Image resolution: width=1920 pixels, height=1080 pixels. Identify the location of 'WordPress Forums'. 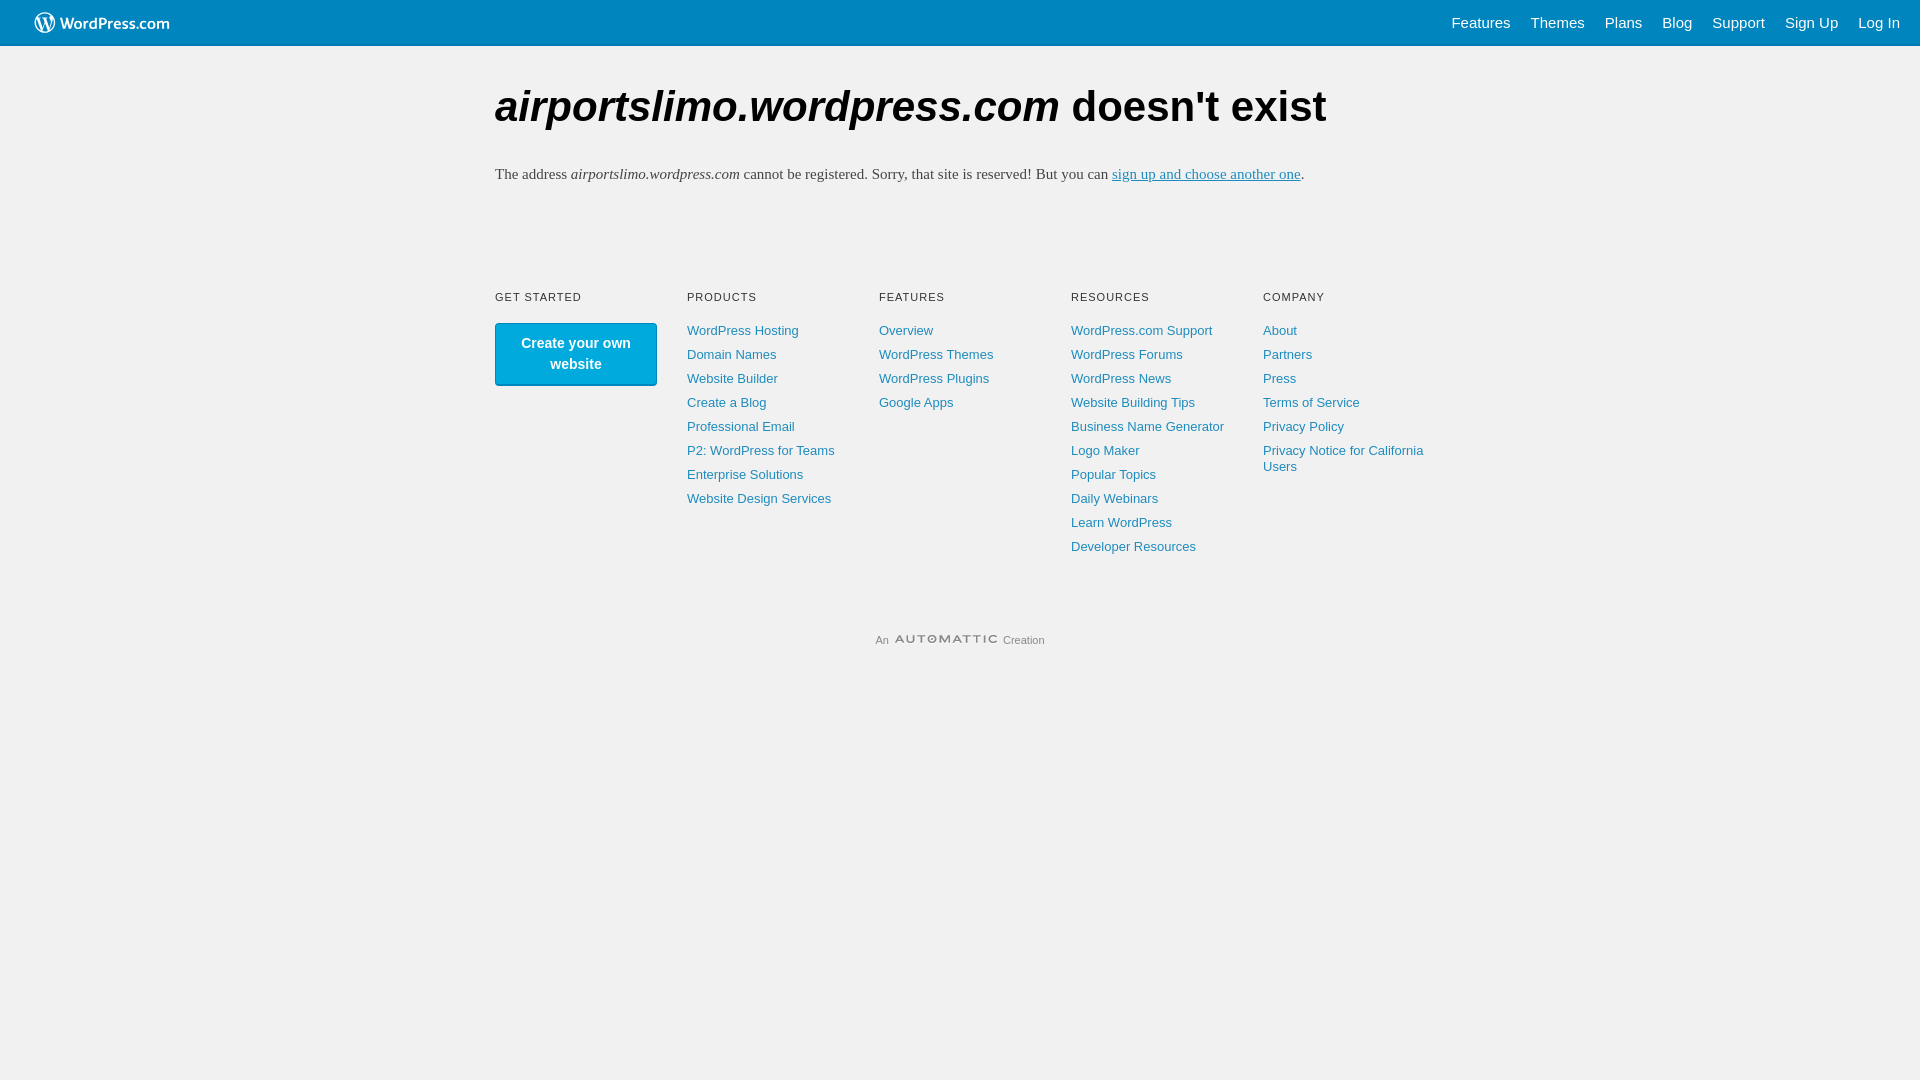
(1127, 353).